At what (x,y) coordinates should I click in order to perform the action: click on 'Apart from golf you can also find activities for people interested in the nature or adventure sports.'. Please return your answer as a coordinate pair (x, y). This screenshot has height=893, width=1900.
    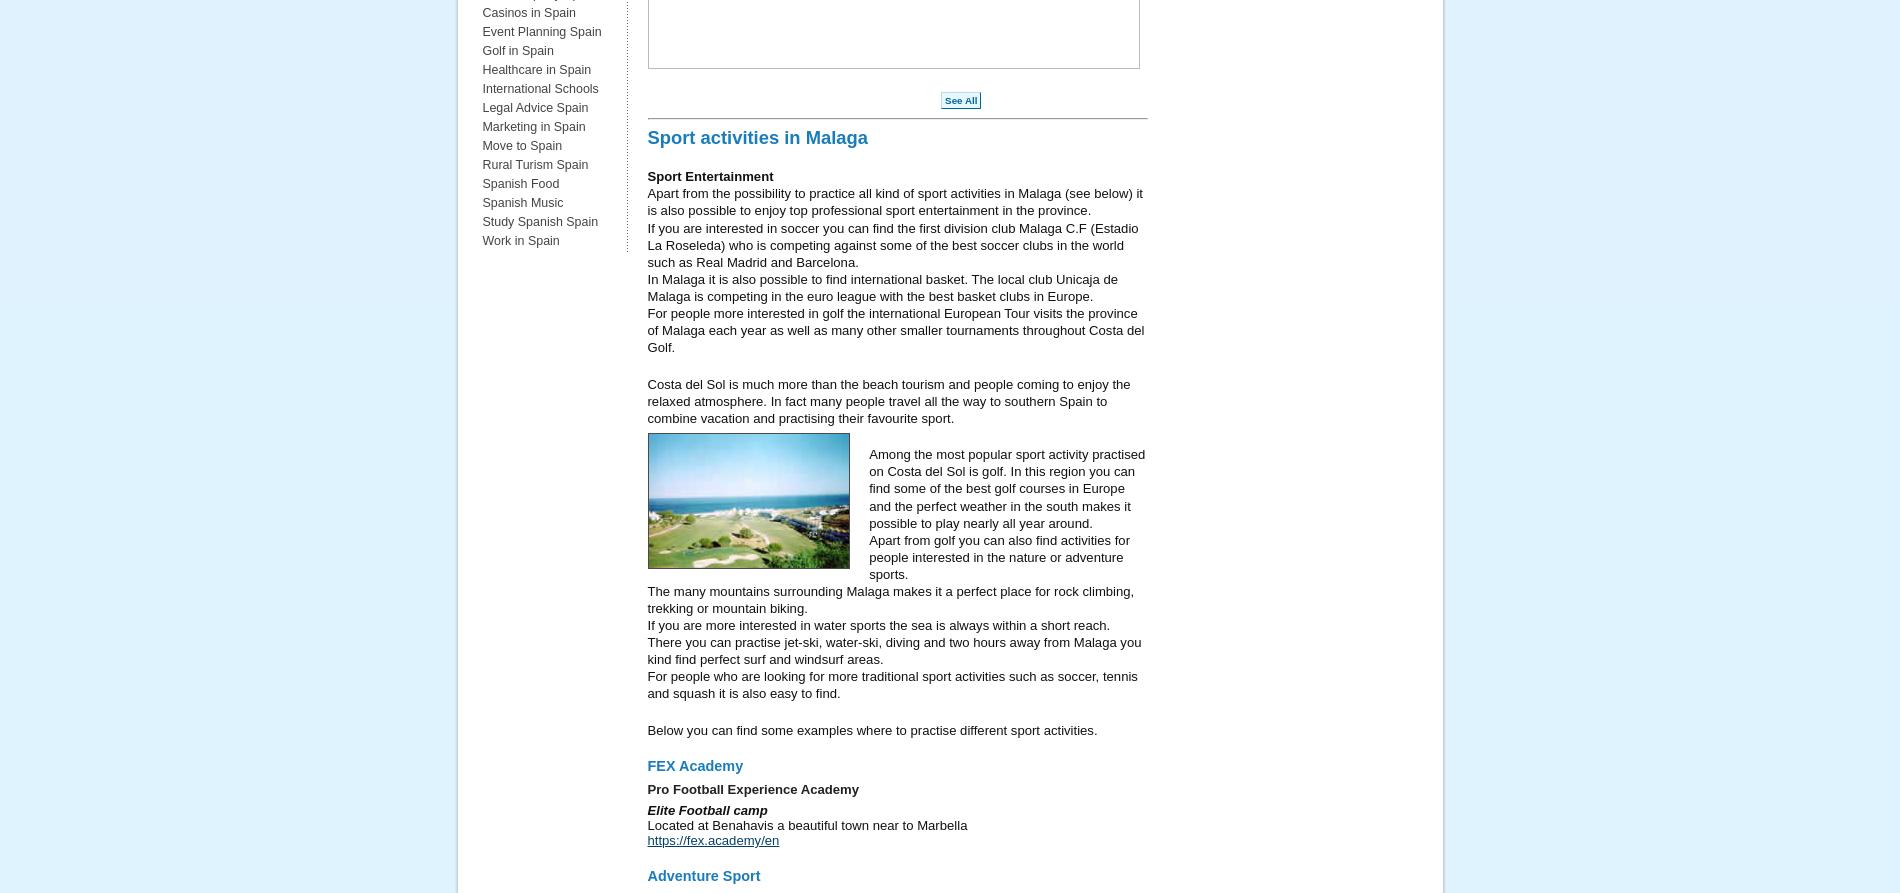
    Looking at the image, I should click on (999, 555).